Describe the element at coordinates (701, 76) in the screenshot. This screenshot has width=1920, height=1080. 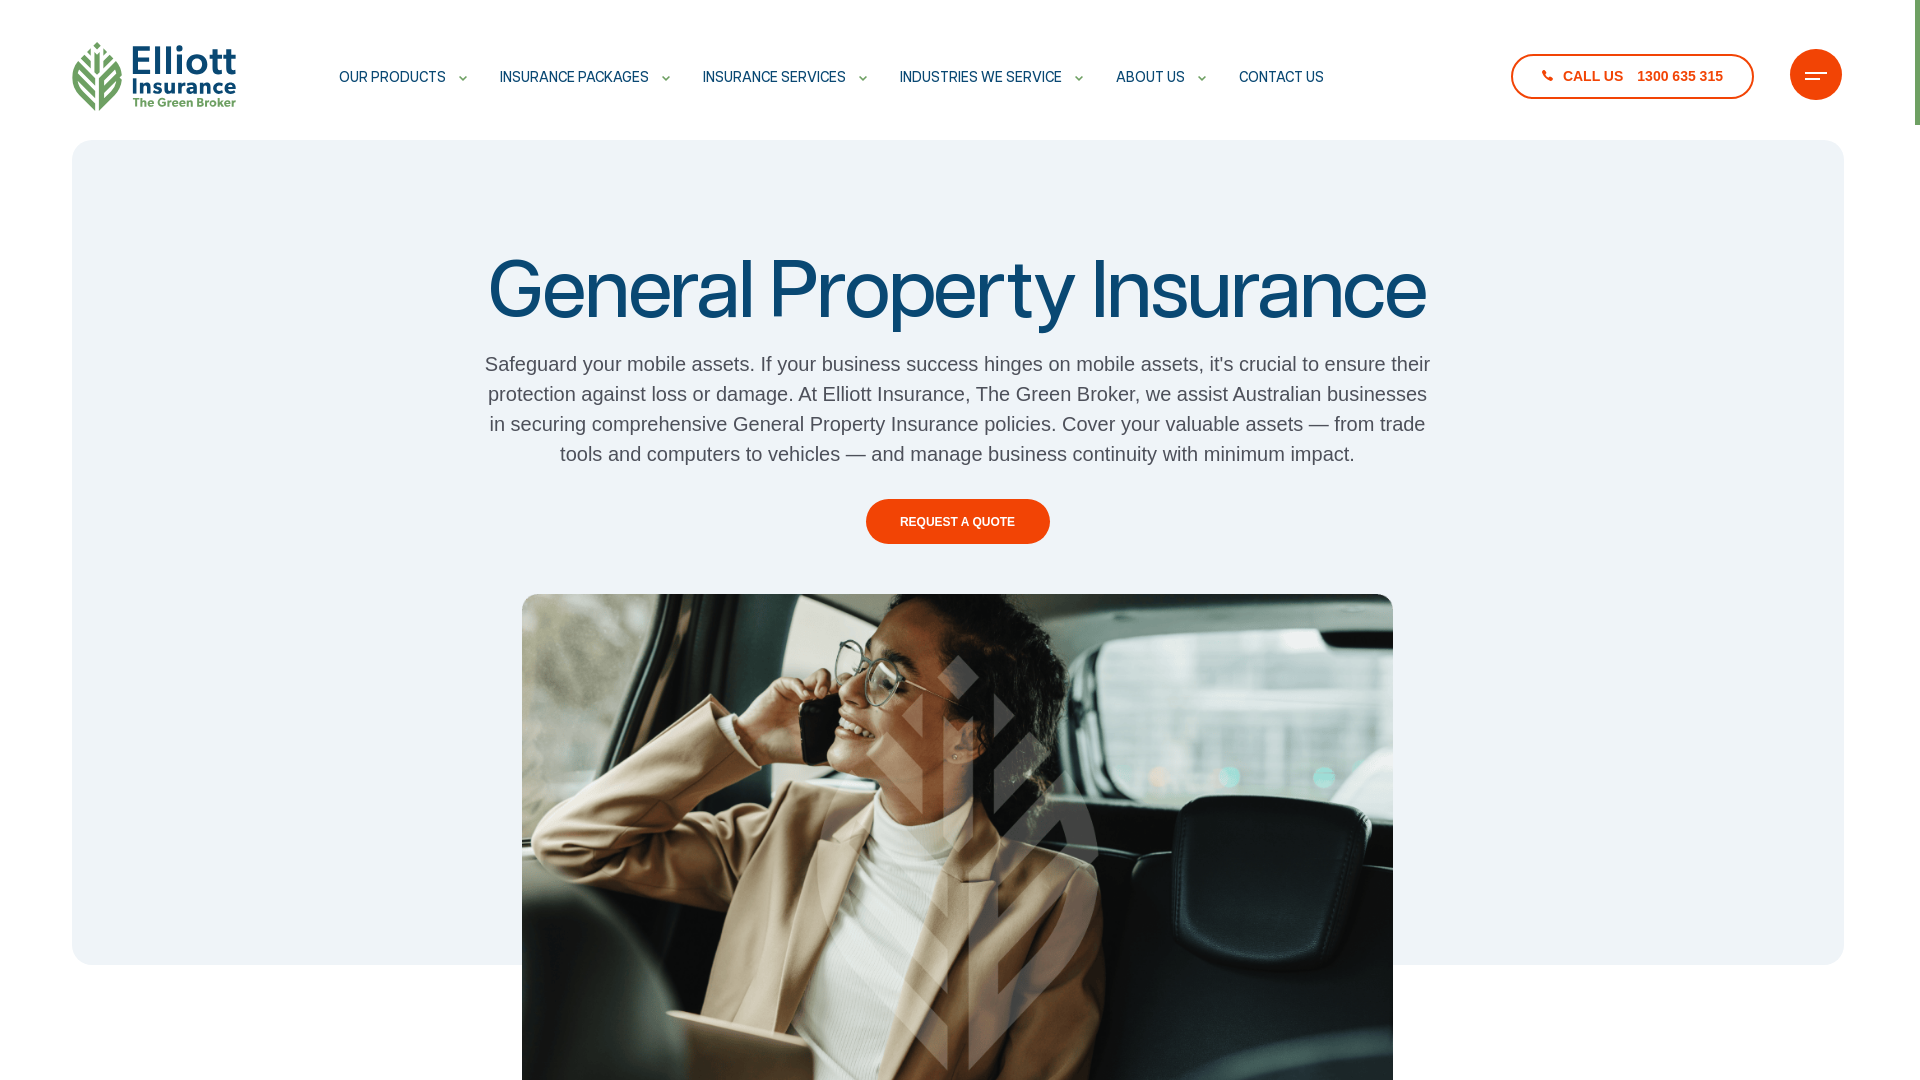
I see `'INSURANCE SERVICES'` at that location.